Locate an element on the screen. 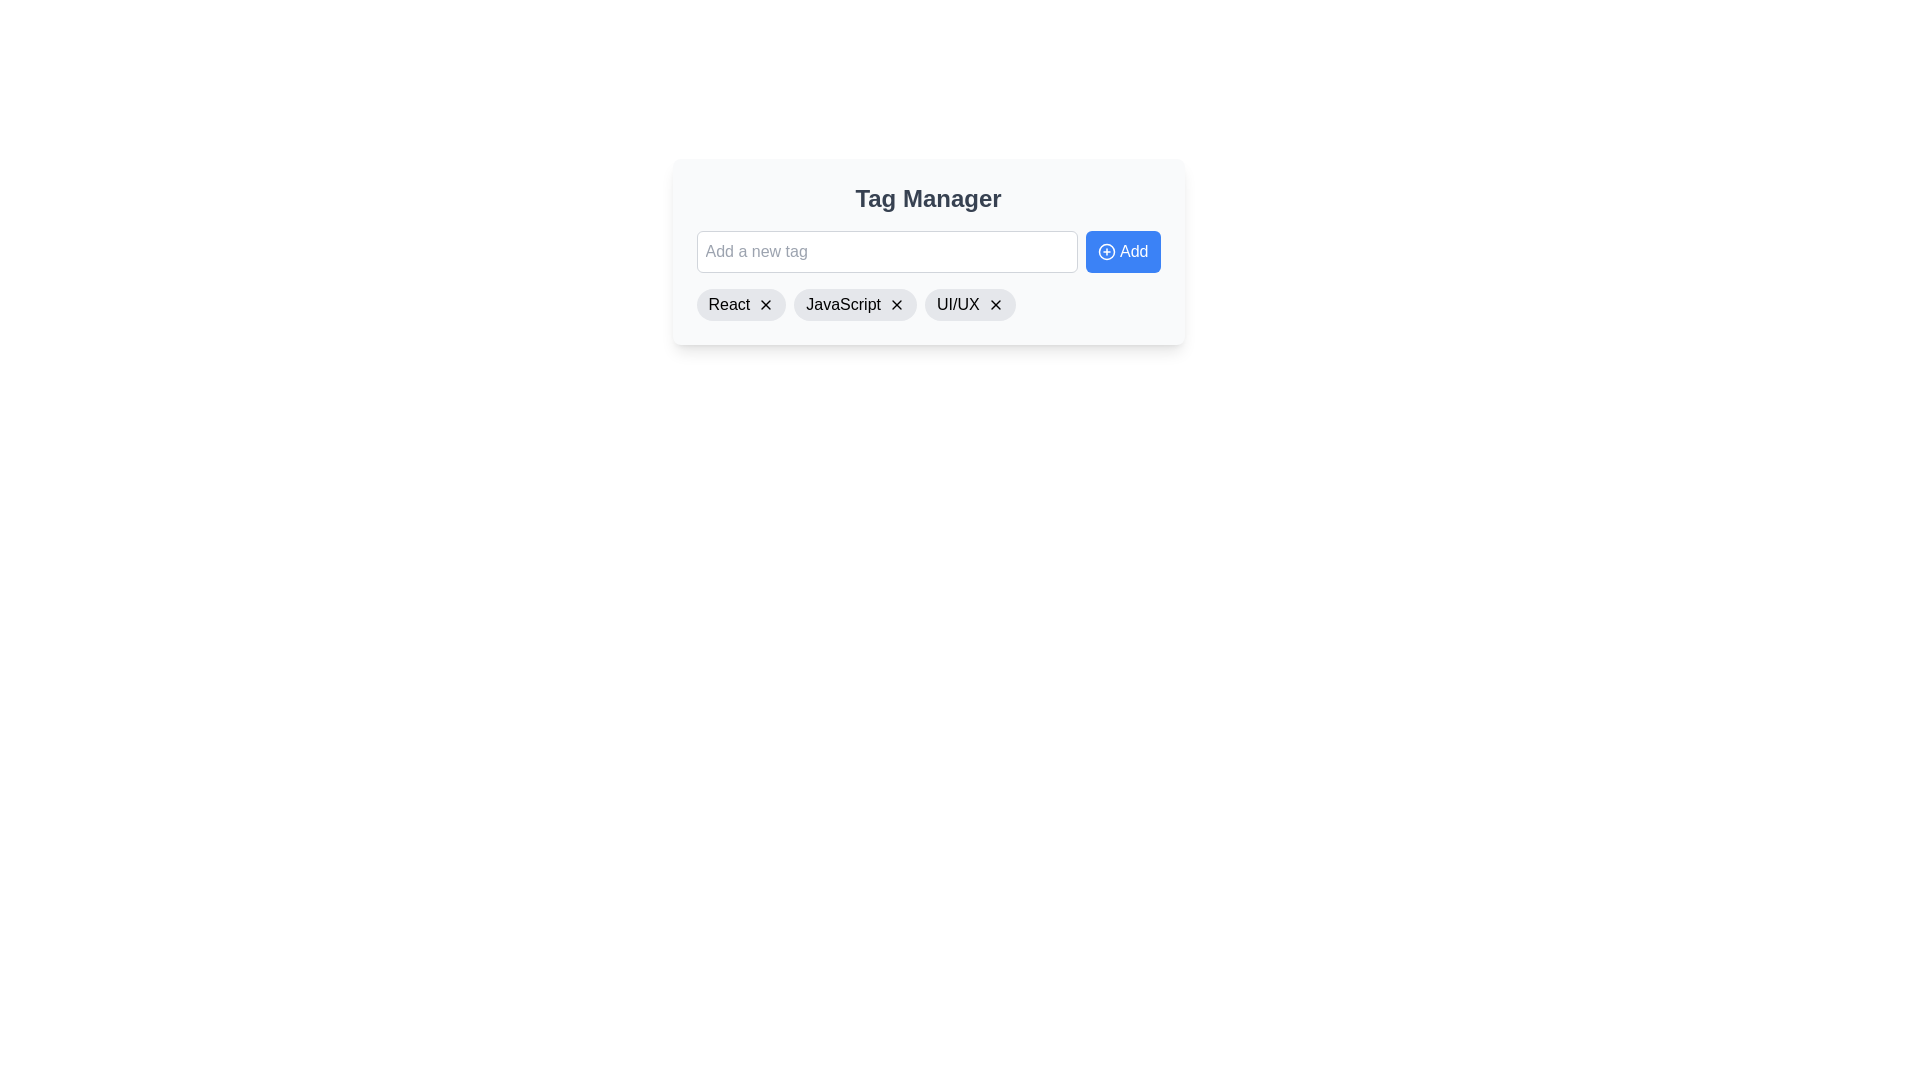 Image resolution: width=1920 pixels, height=1080 pixels. the small black 'X' icon located at the far right of the 'React' tag to trigger any potential hover effects is located at coordinates (765, 304).